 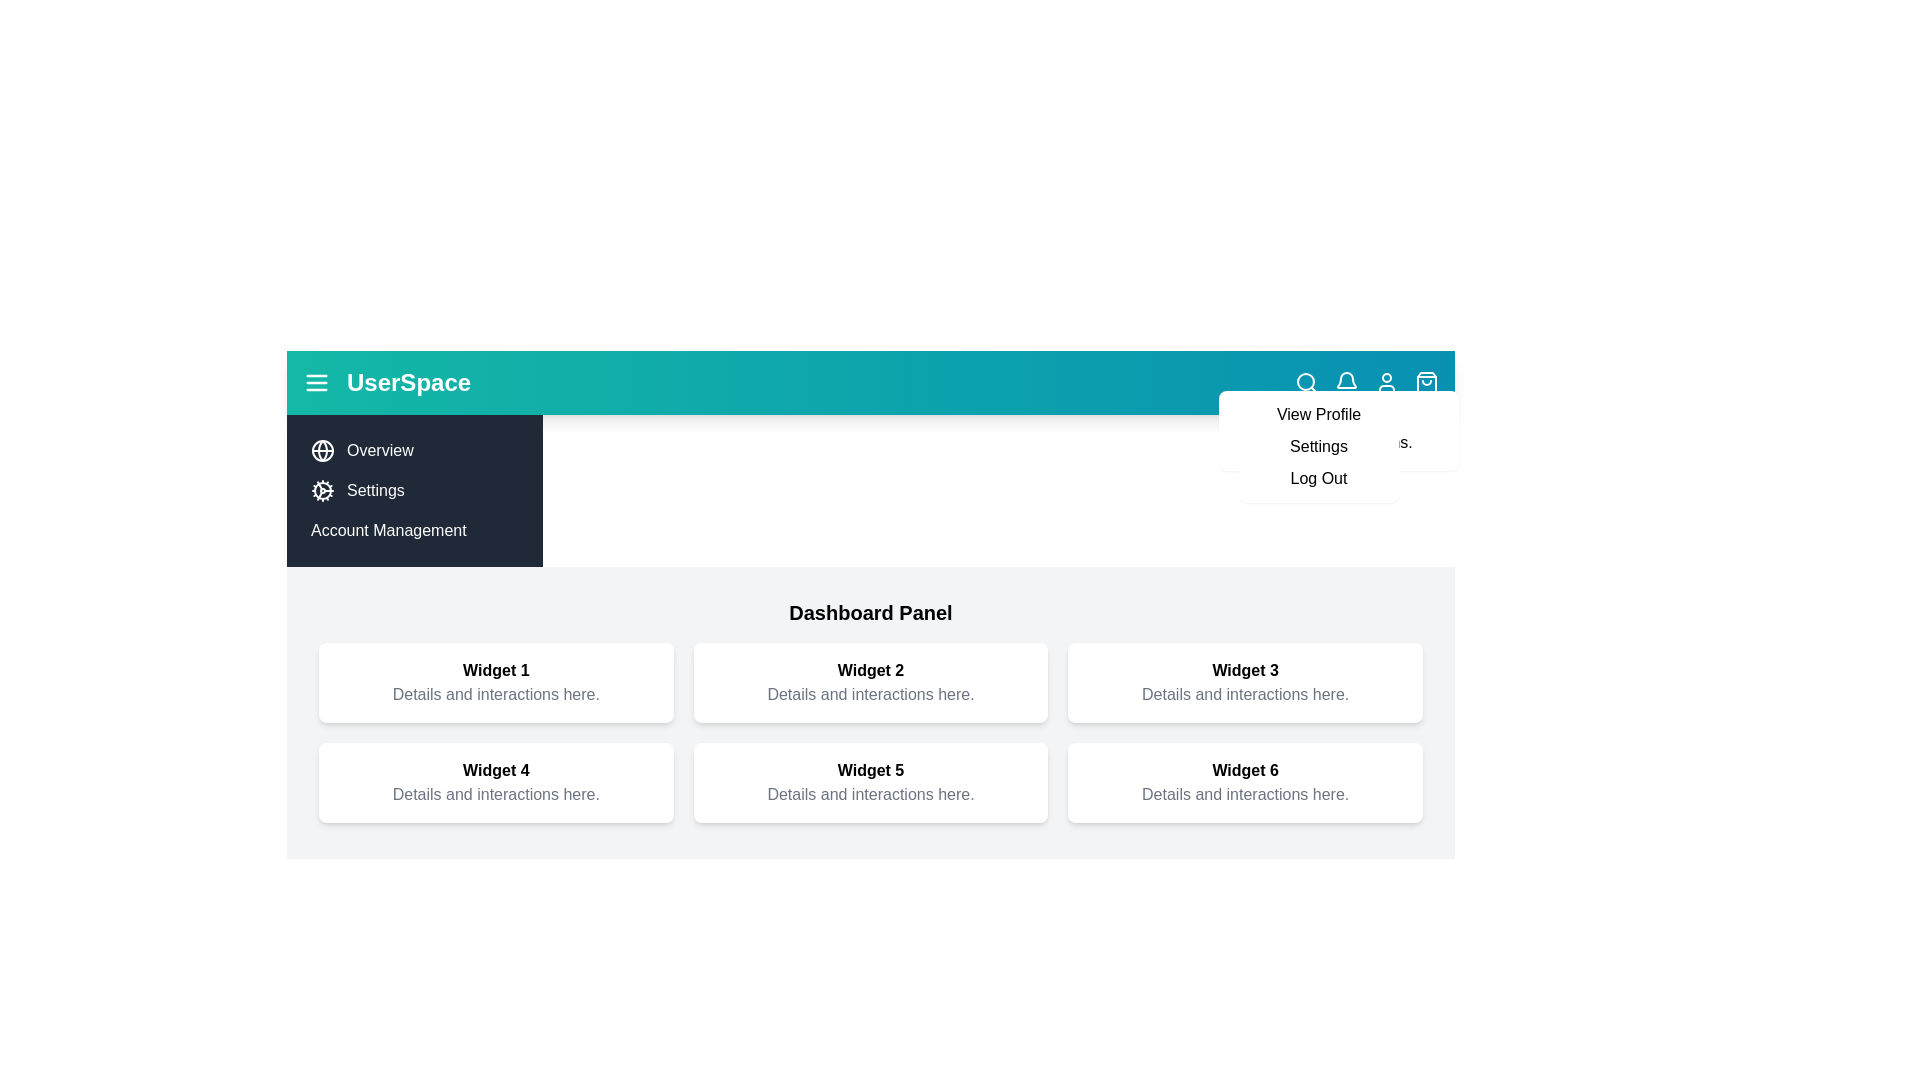 I want to click on the text label component that reads 'UserSpace', which is prominently displayed in a large bold font on a teal bar at the top of the page, so click(x=407, y=382).